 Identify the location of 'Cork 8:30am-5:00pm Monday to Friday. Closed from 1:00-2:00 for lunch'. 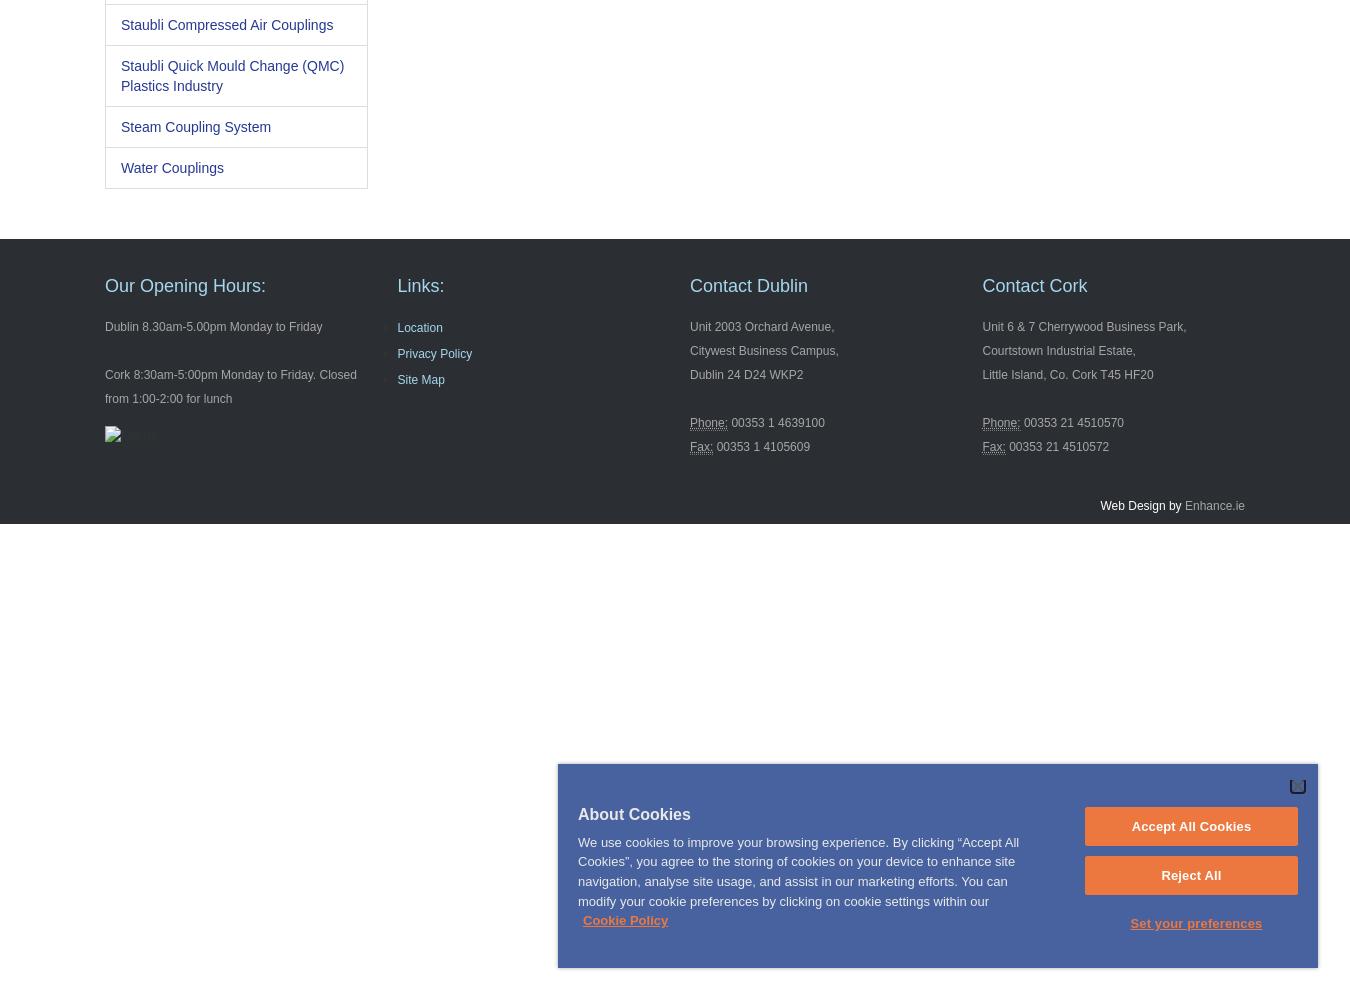
(229, 387).